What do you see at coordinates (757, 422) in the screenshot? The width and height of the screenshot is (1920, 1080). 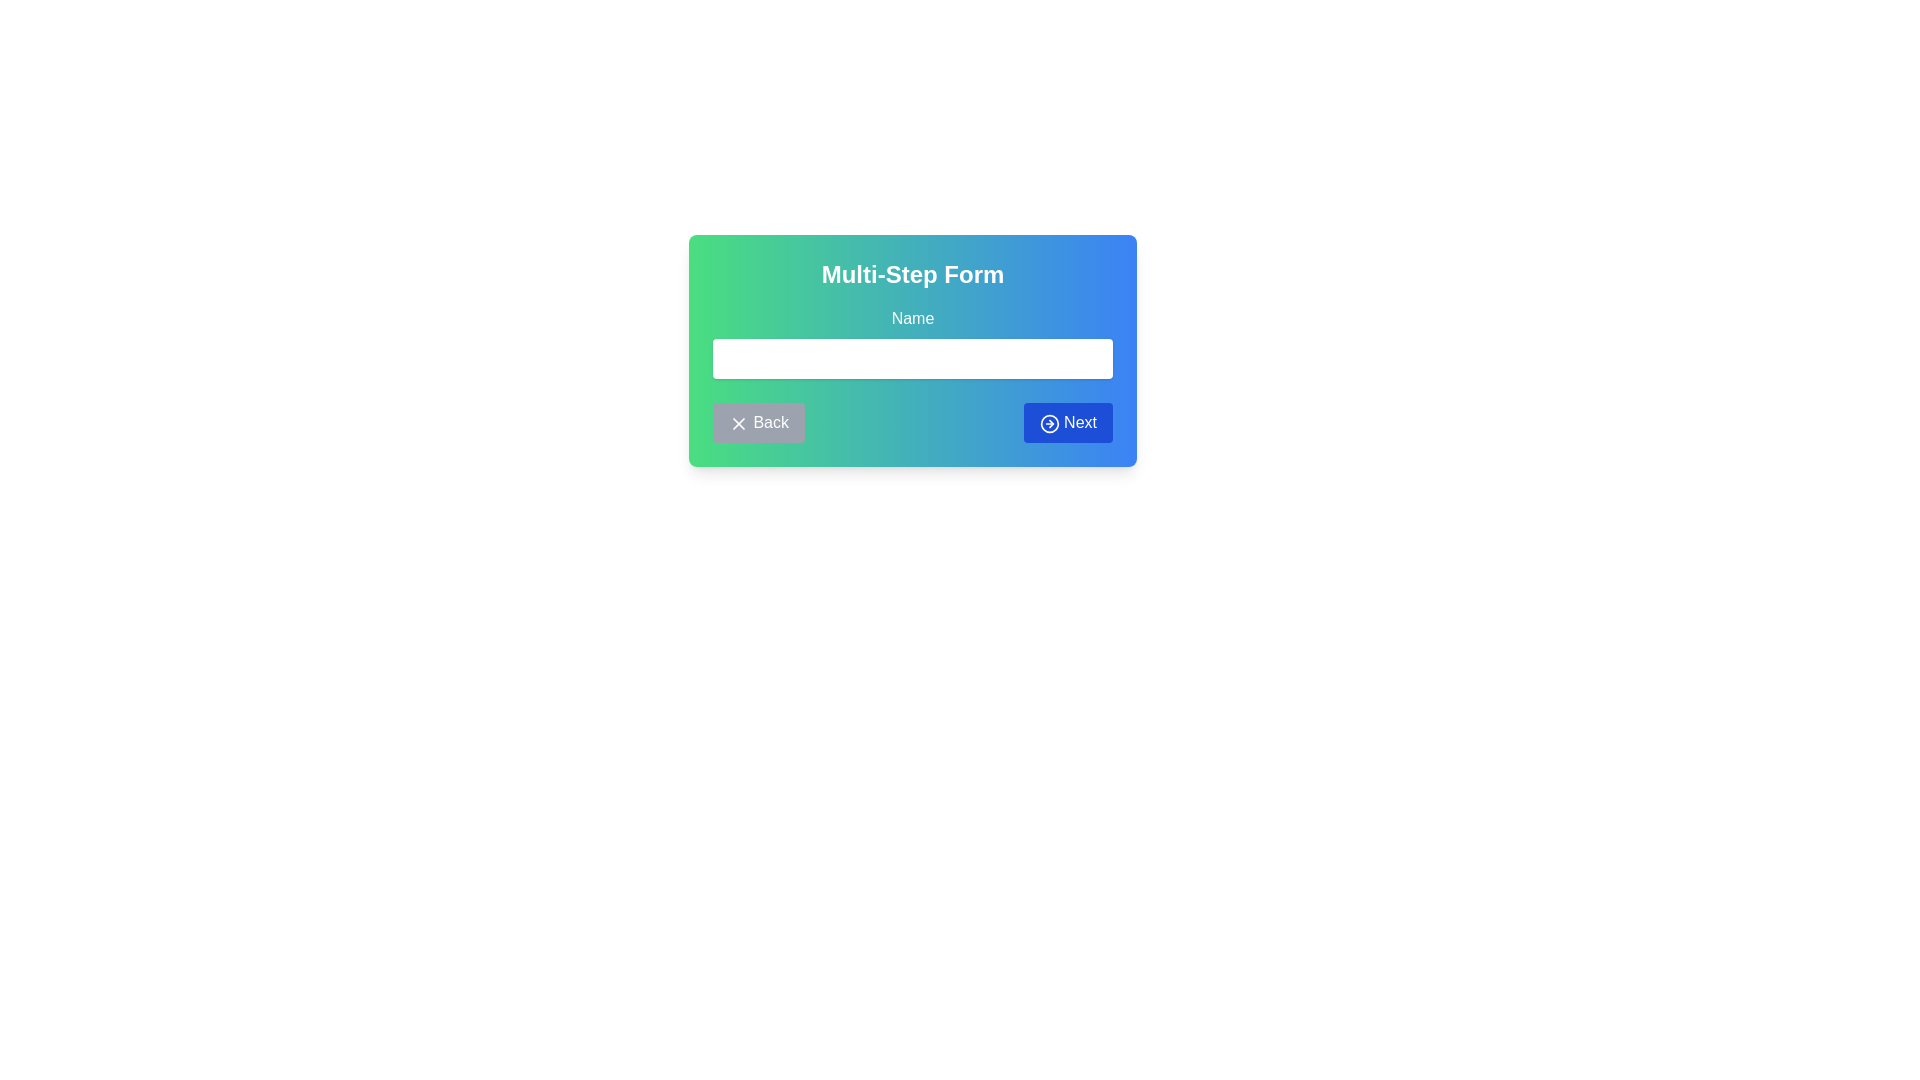 I see `the 'Back' button, which is a rectangle with rounded corners, red background, and white text displaying 'Back' with an 'X' icon to the left` at bounding box center [757, 422].